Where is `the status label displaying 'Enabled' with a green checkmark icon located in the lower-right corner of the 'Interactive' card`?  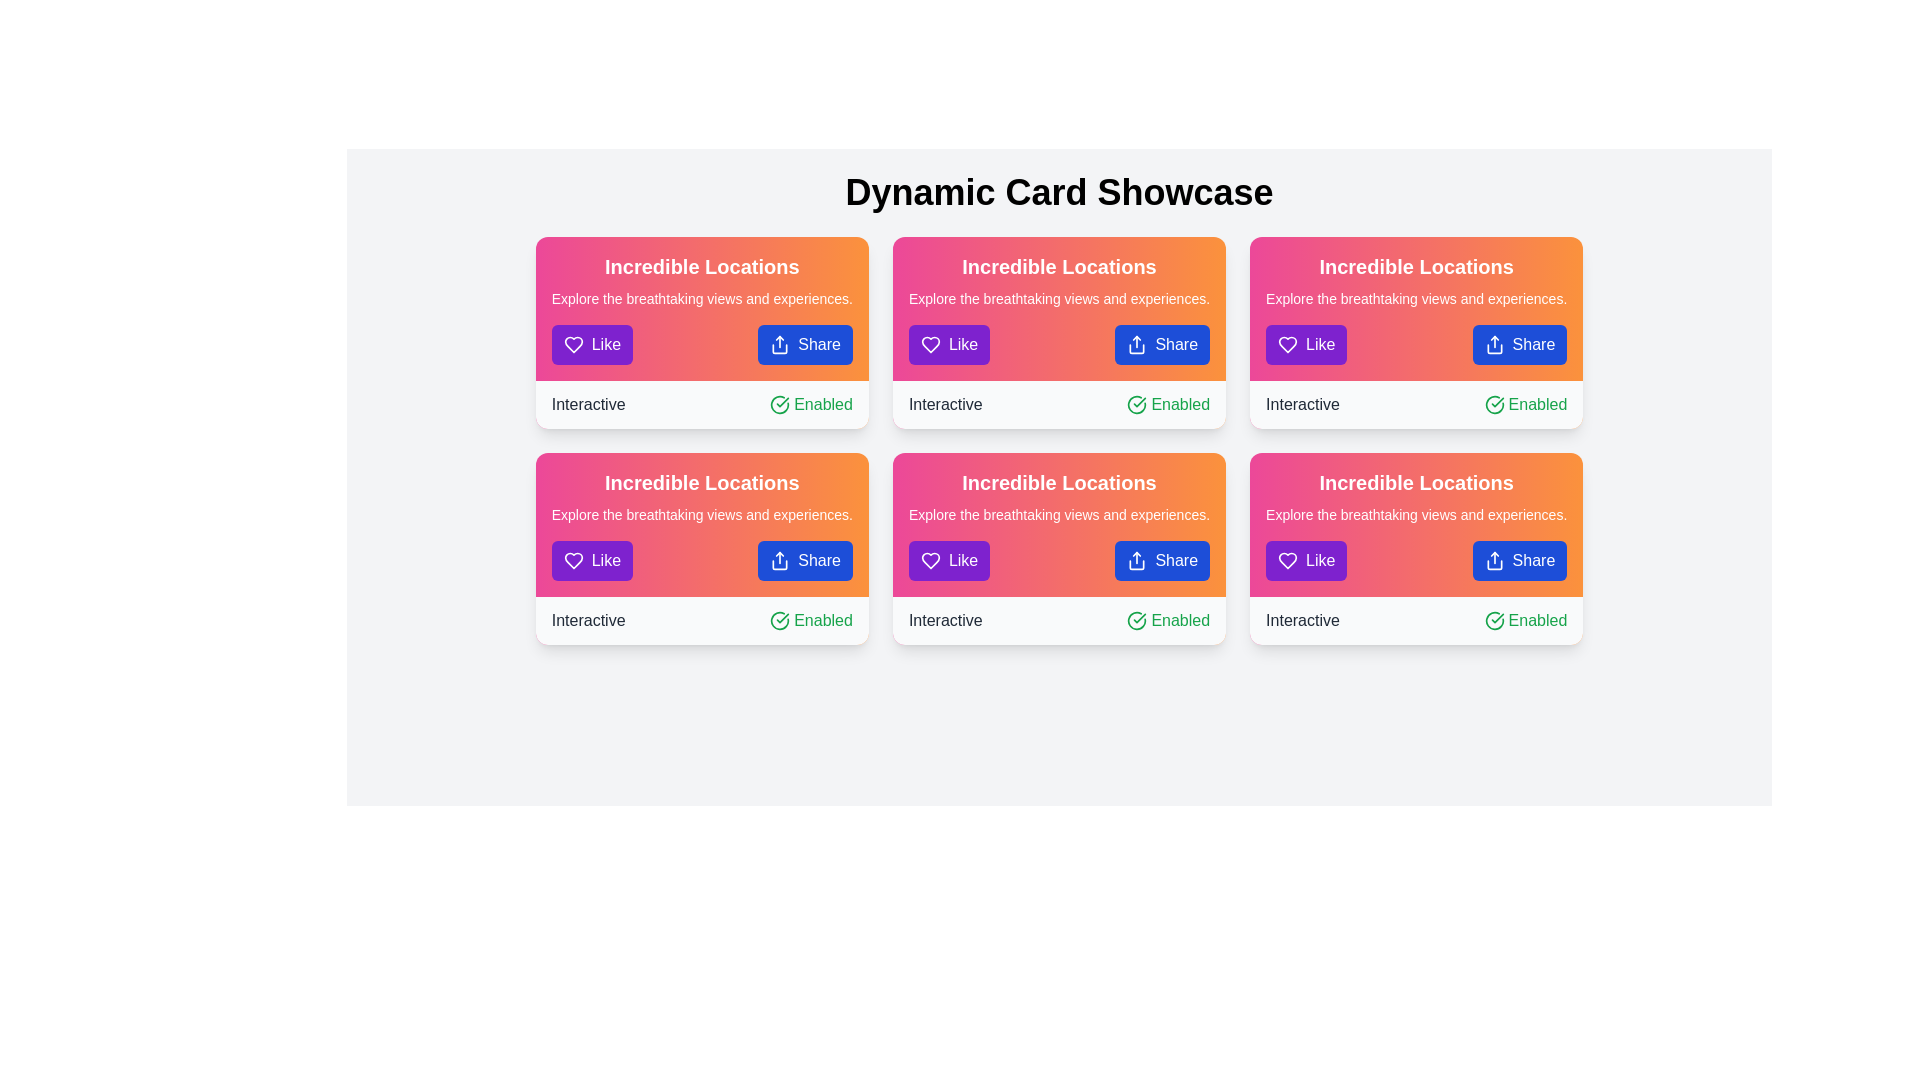
the status label displaying 'Enabled' with a green checkmark icon located in the lower-right corner of the 'Interactive' card is located at coordinates (1525, 620).